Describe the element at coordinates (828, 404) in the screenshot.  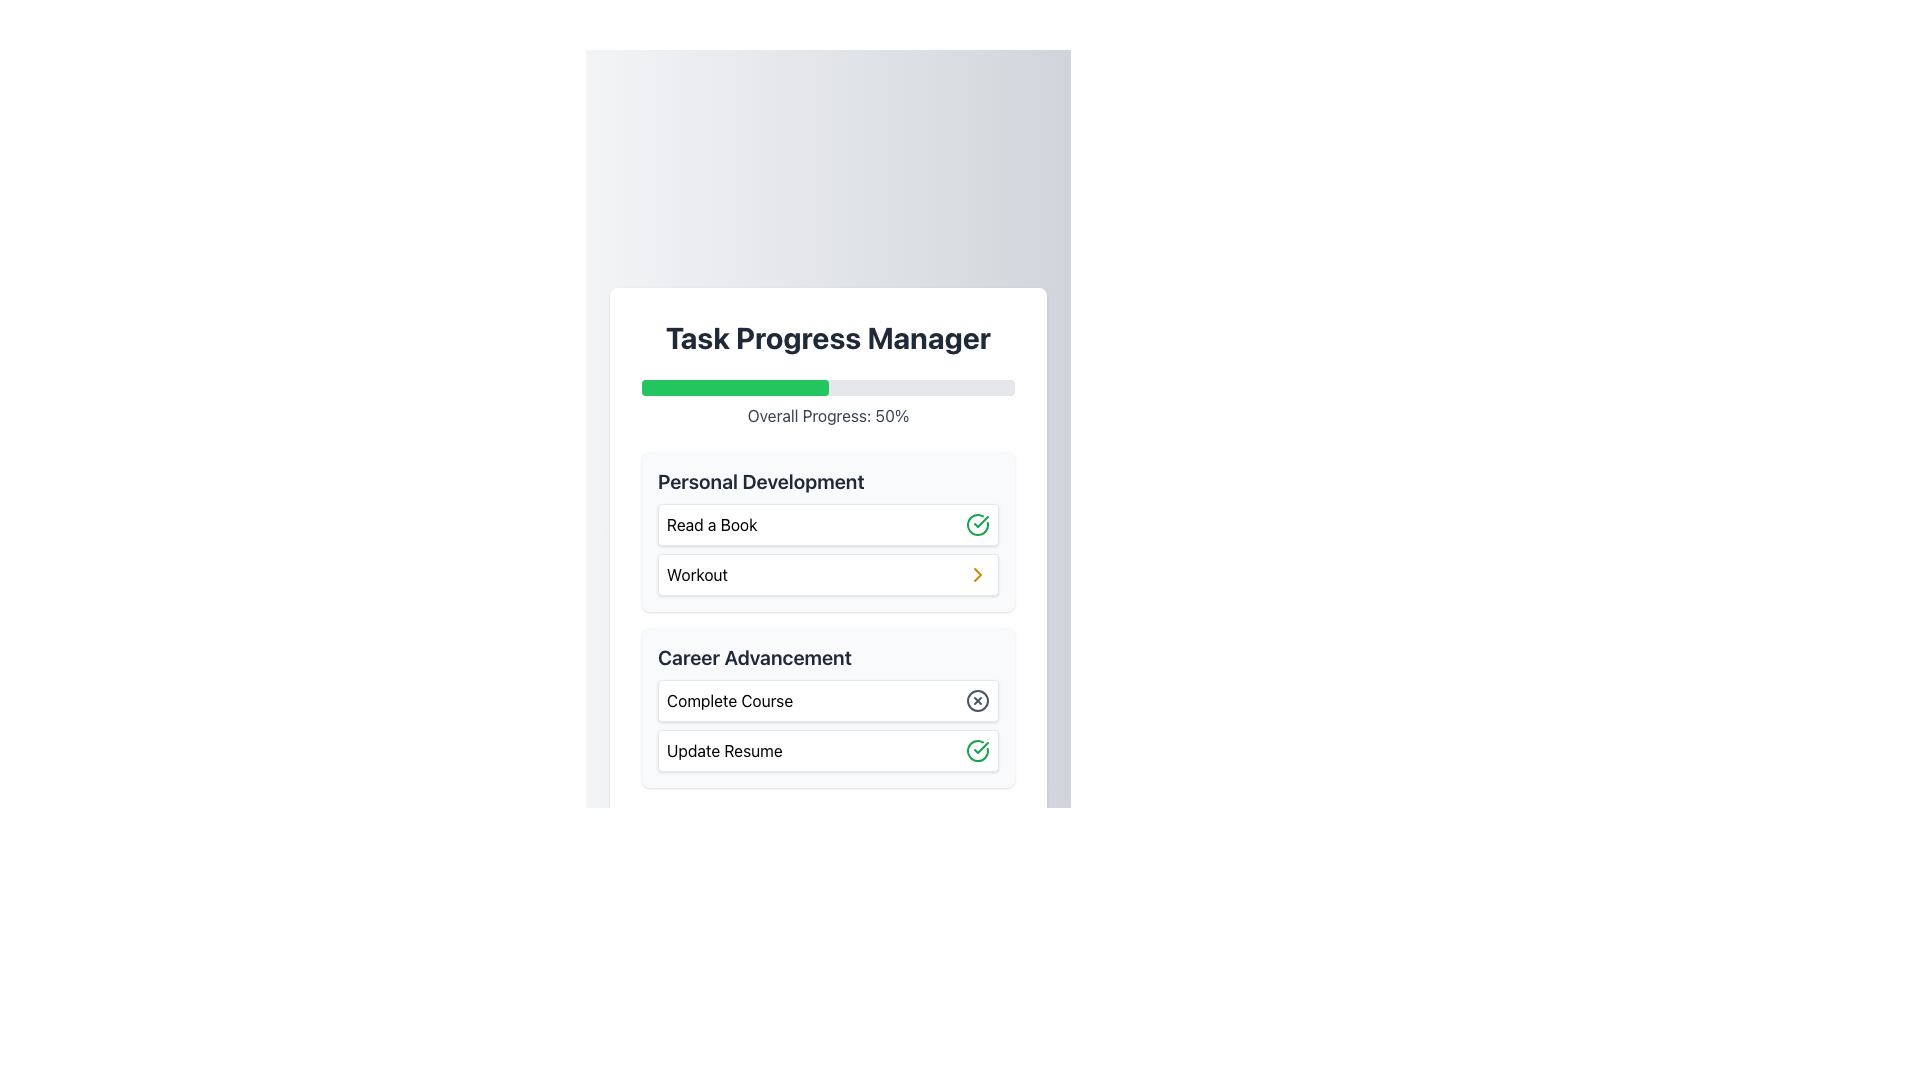
I see `the progress indicator displaying 'Overall Progress: 50%' below the 'Task Progress Manager' header` at that location.